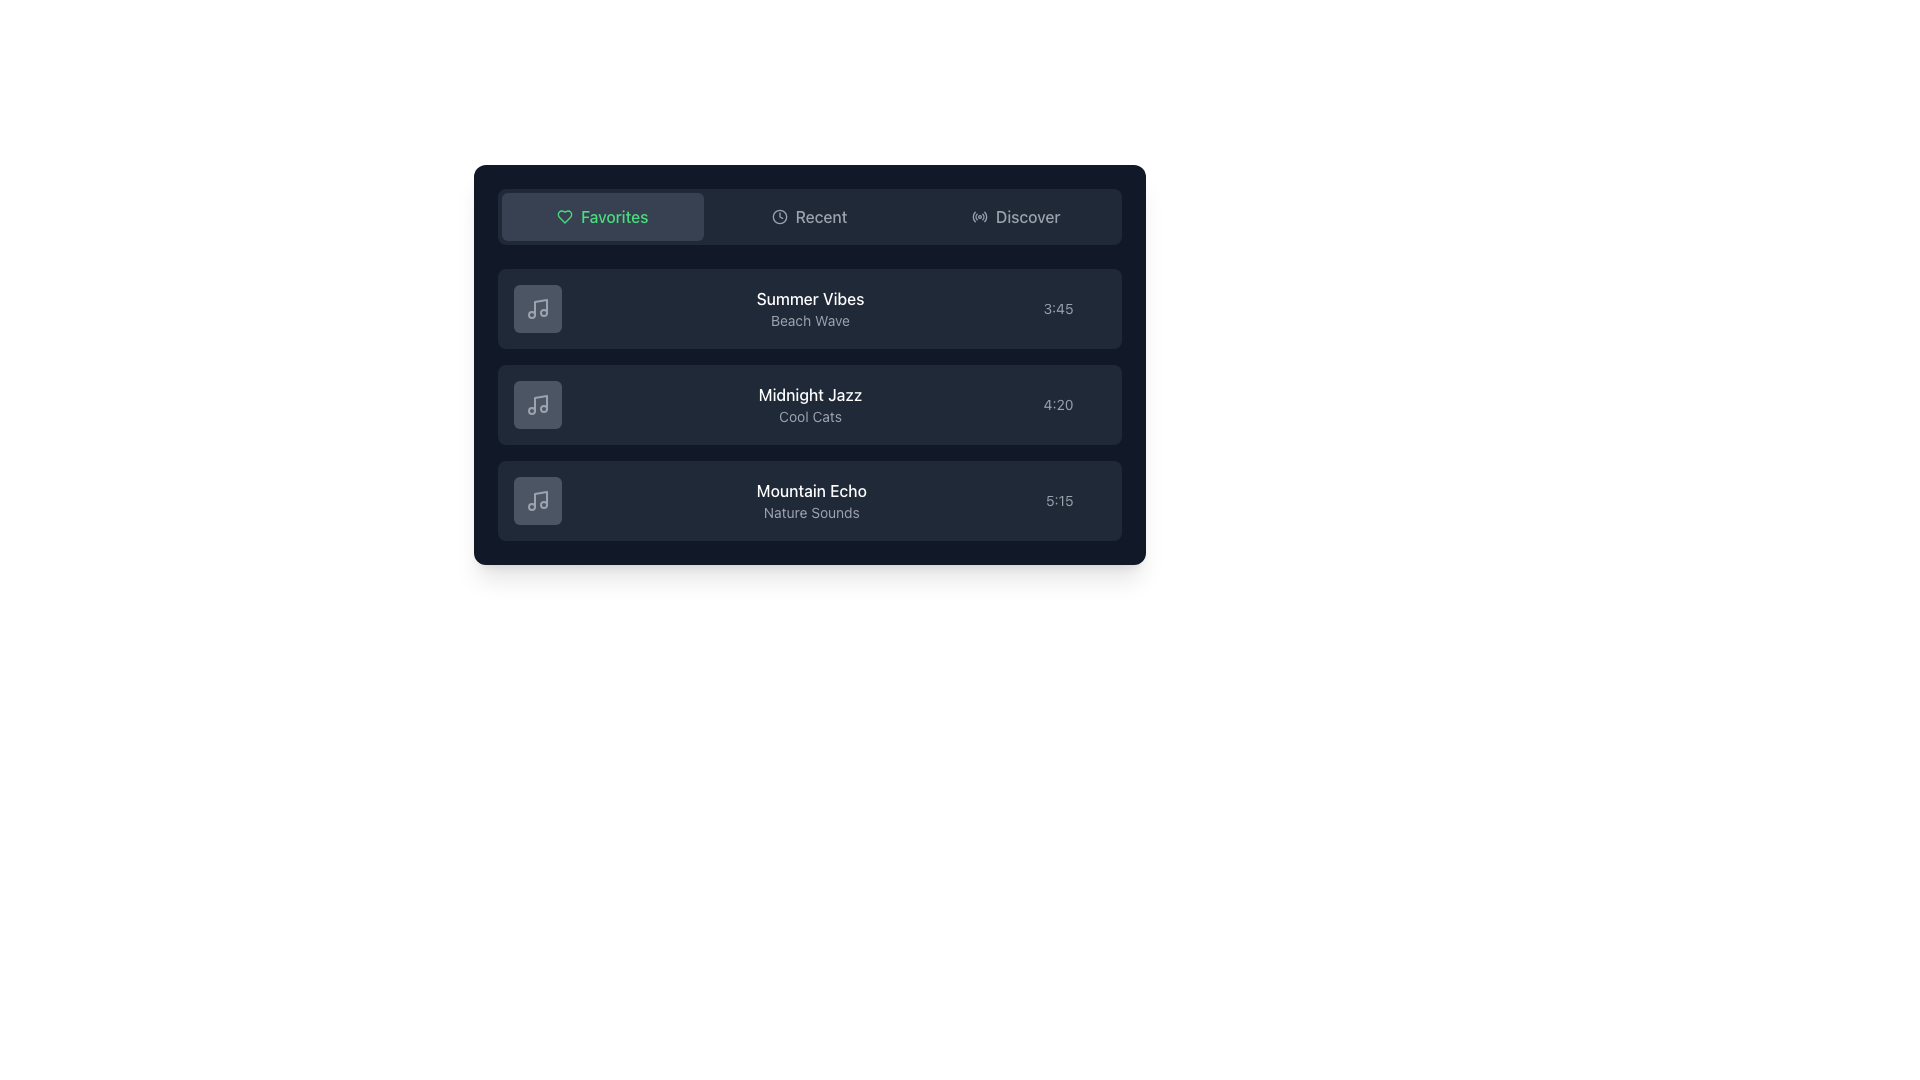  I want to click on the heart icon located to the left of the 'Favorites' text in the horizontal navigation menu, so click(564, 216).